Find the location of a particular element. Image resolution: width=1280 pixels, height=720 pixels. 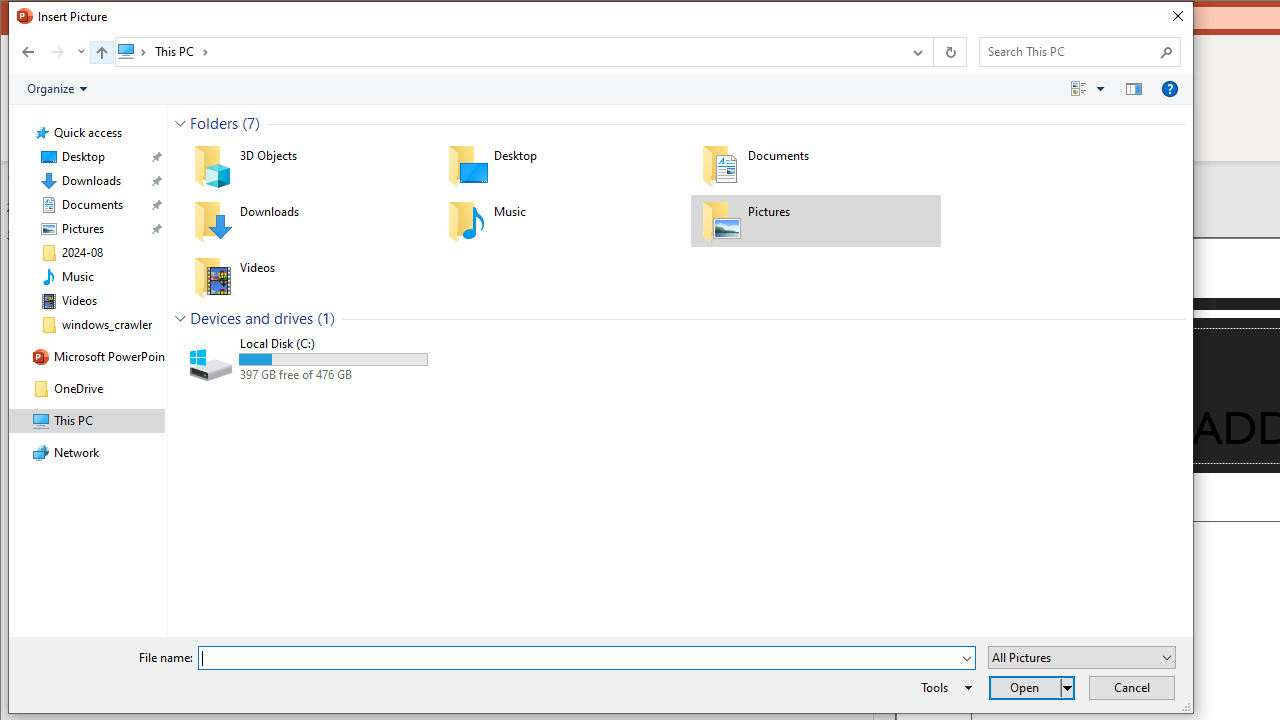

'Preview pane' is located at coordinates (1134, 88).